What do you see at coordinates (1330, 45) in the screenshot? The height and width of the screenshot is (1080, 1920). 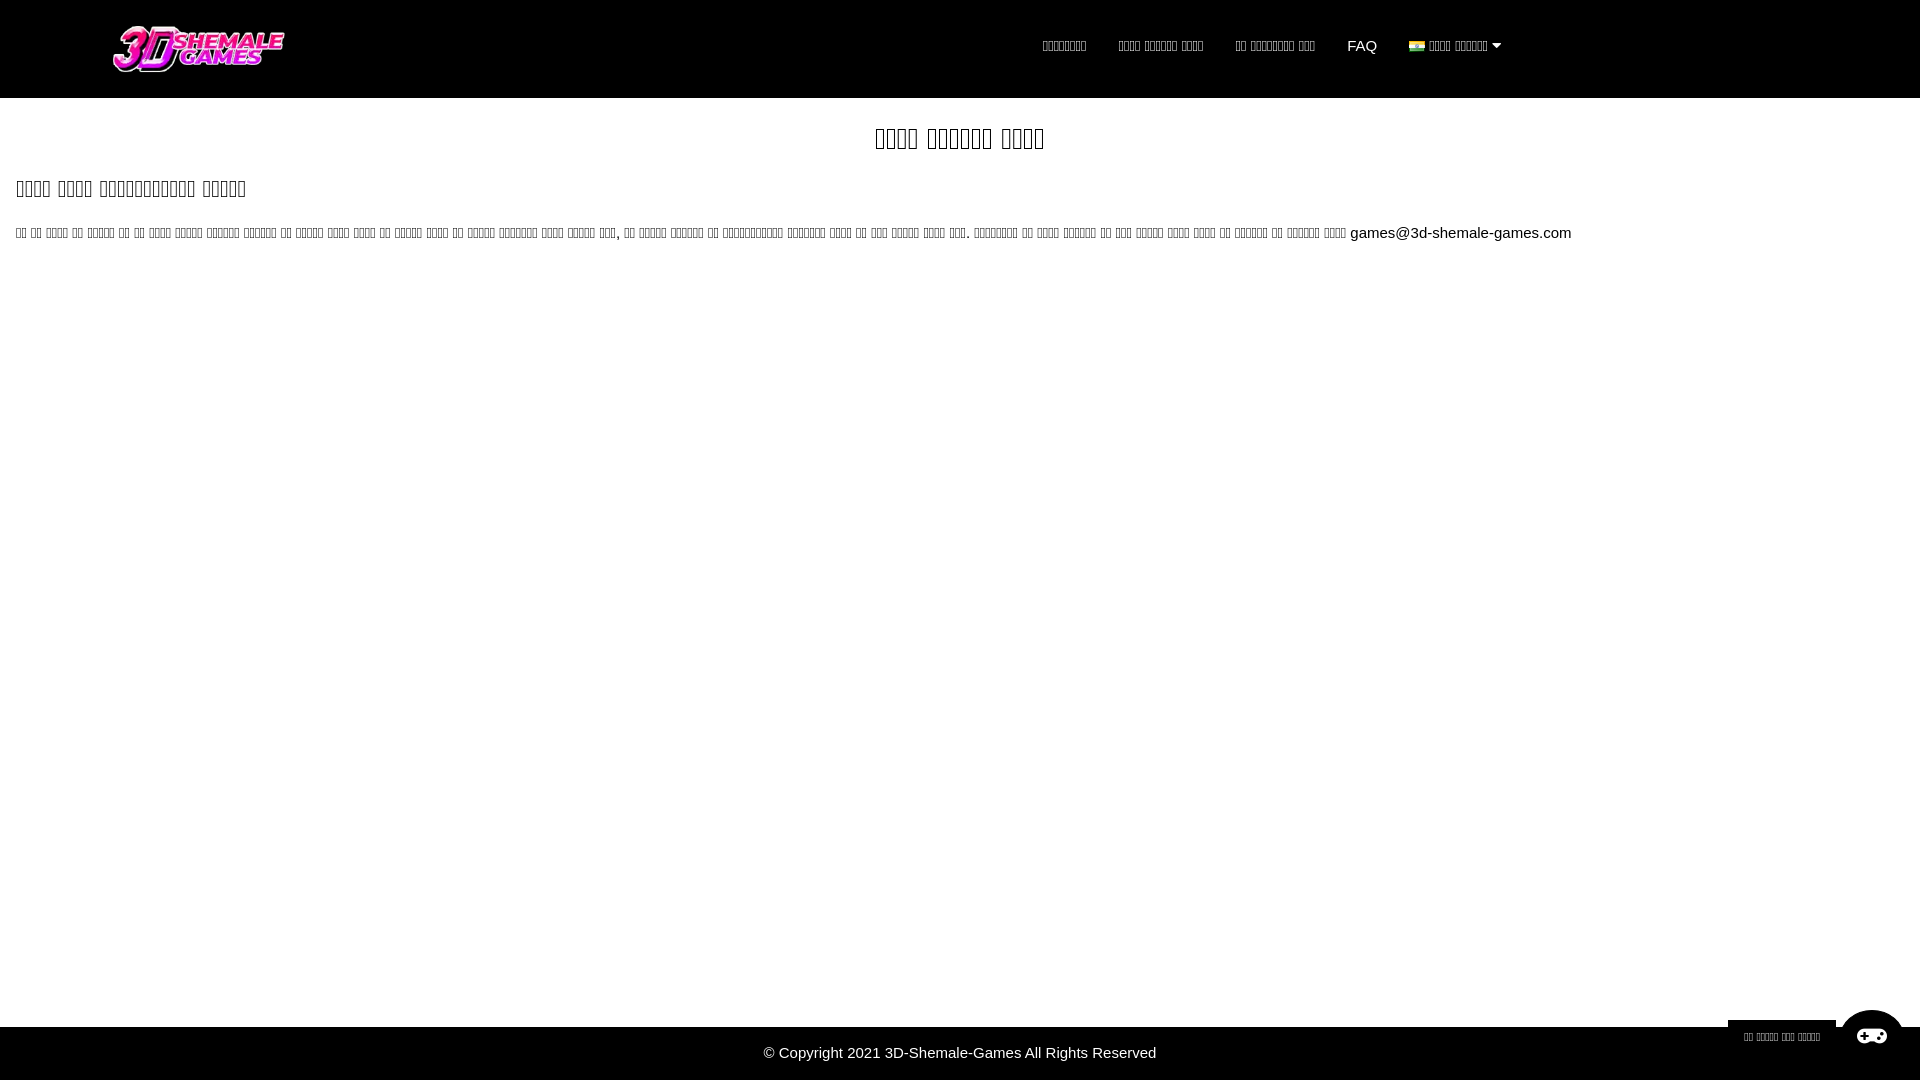 I see `'FAQ'` at bounding box center [1330, 45].